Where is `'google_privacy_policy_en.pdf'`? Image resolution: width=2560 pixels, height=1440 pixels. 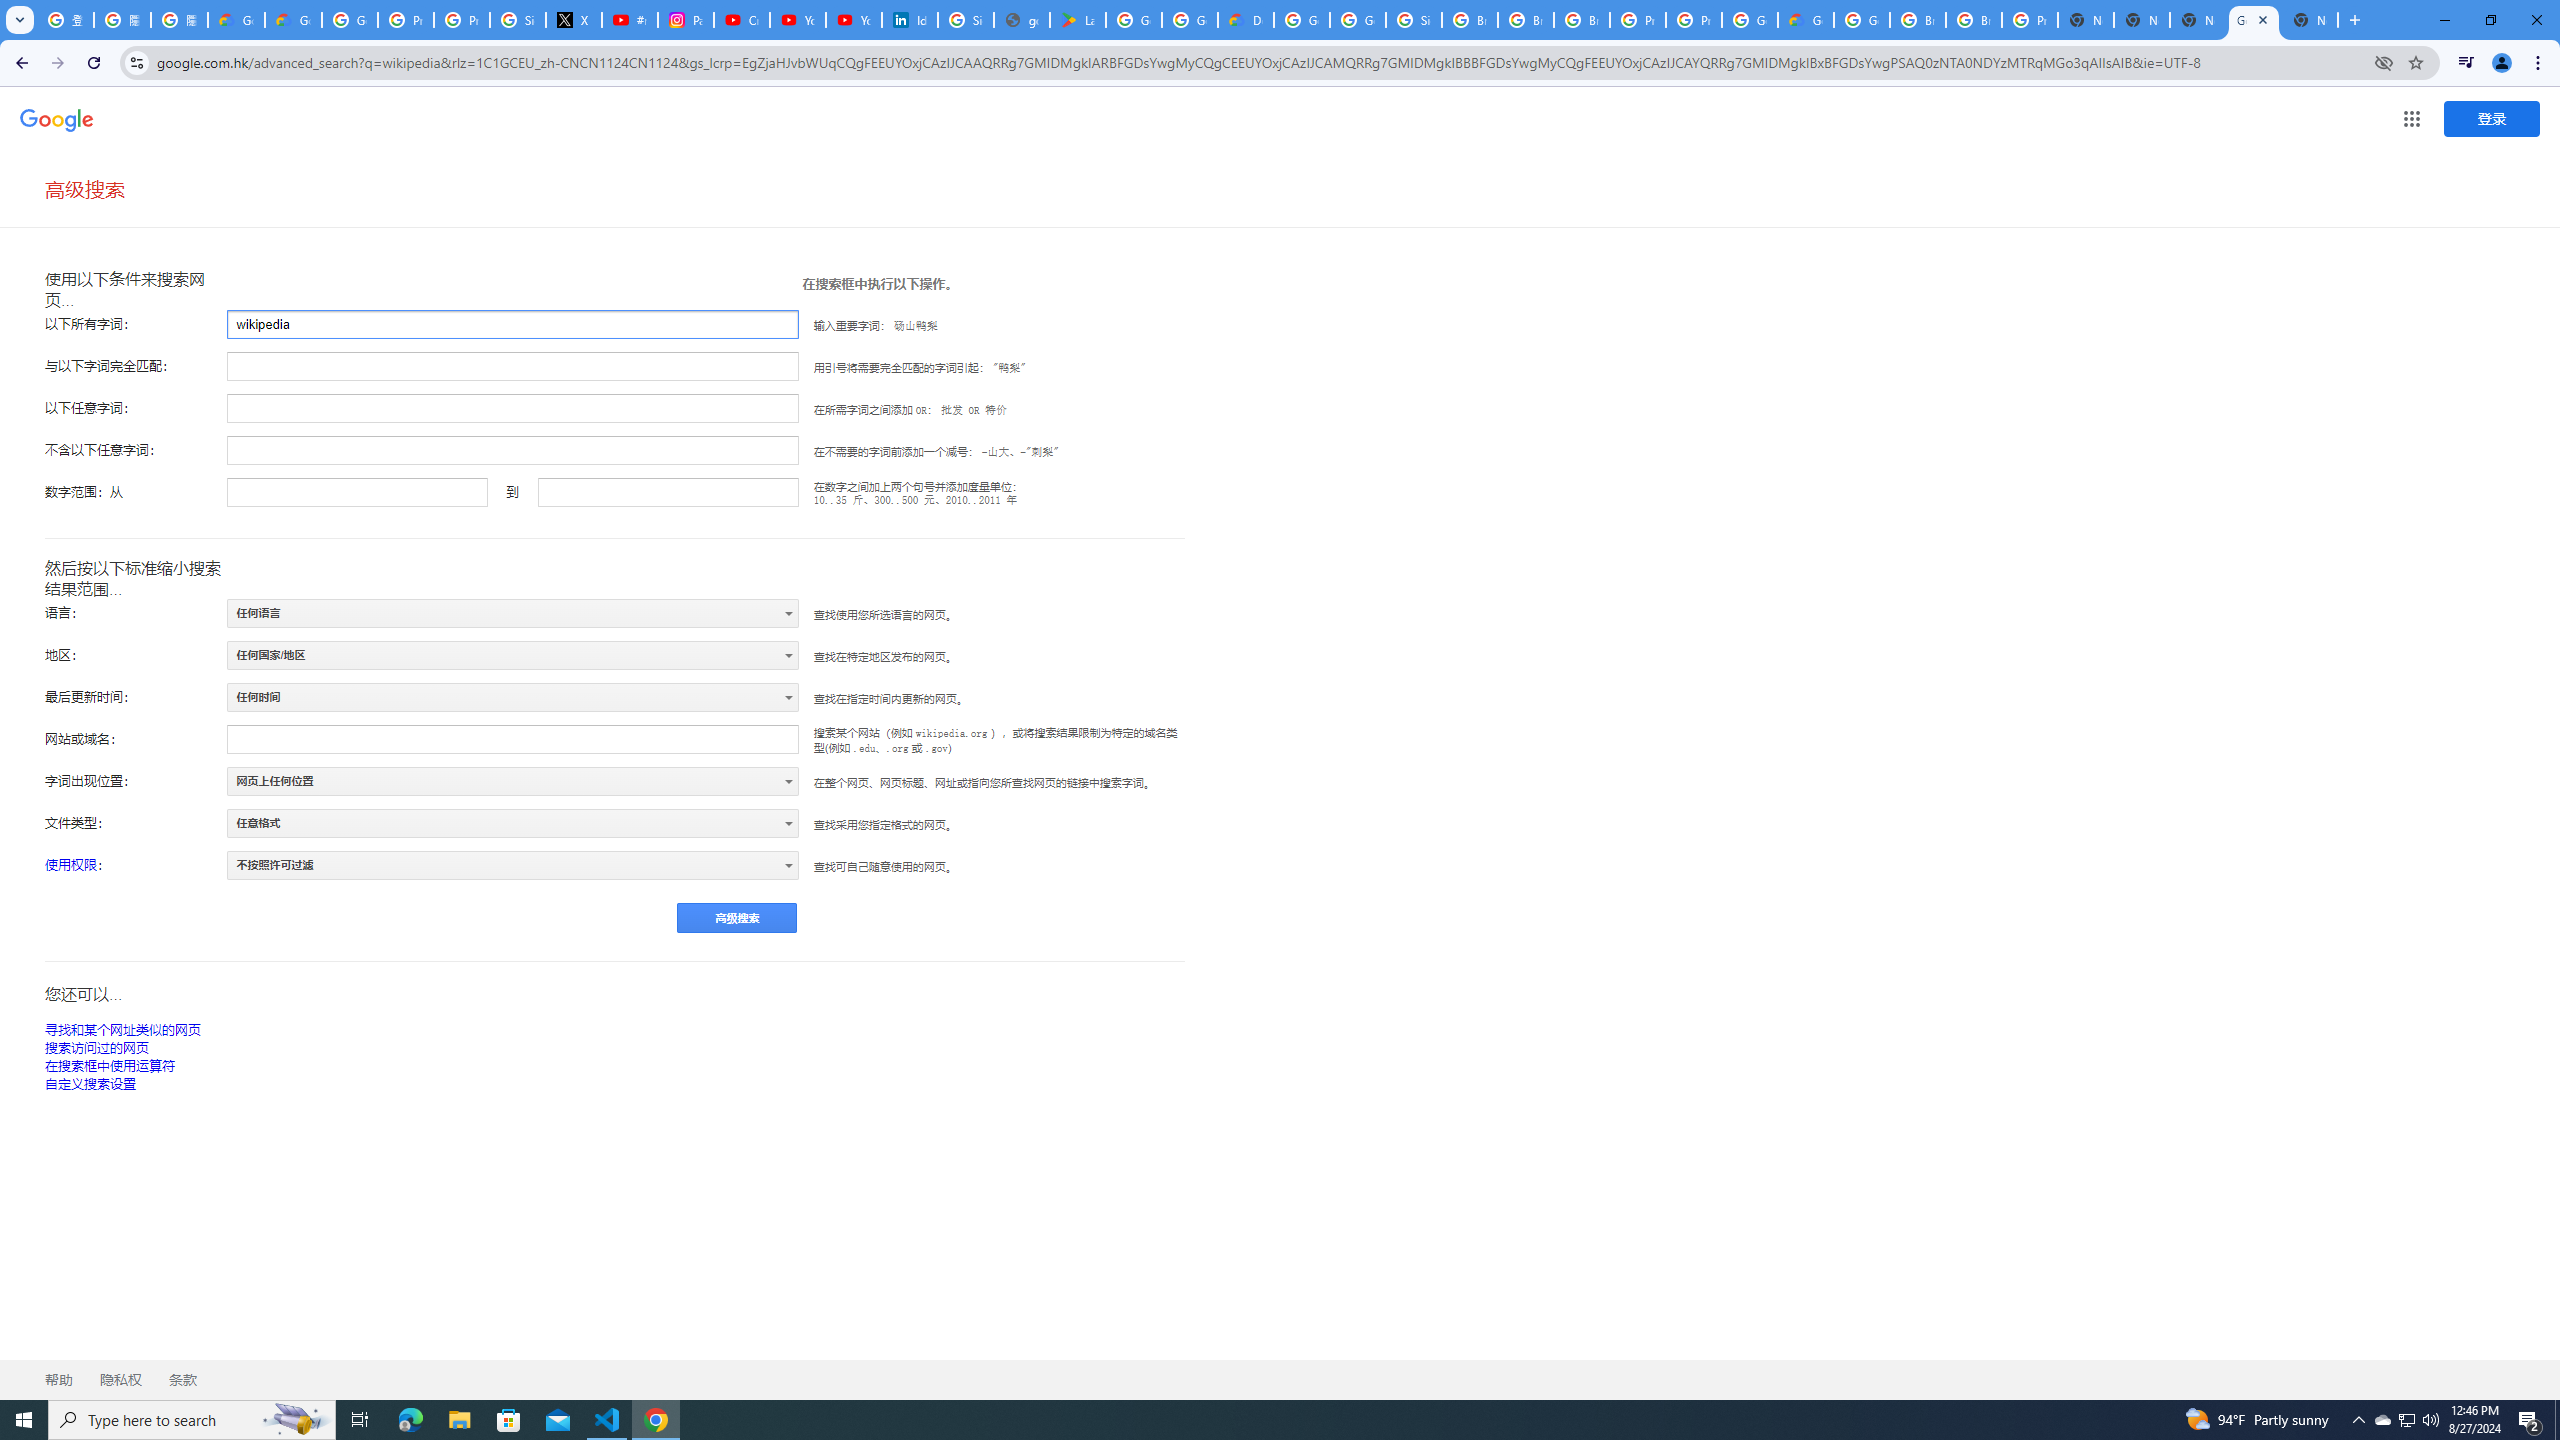
'google_privacy_policy_en.pdf' is located at coordinates (1022, 19).